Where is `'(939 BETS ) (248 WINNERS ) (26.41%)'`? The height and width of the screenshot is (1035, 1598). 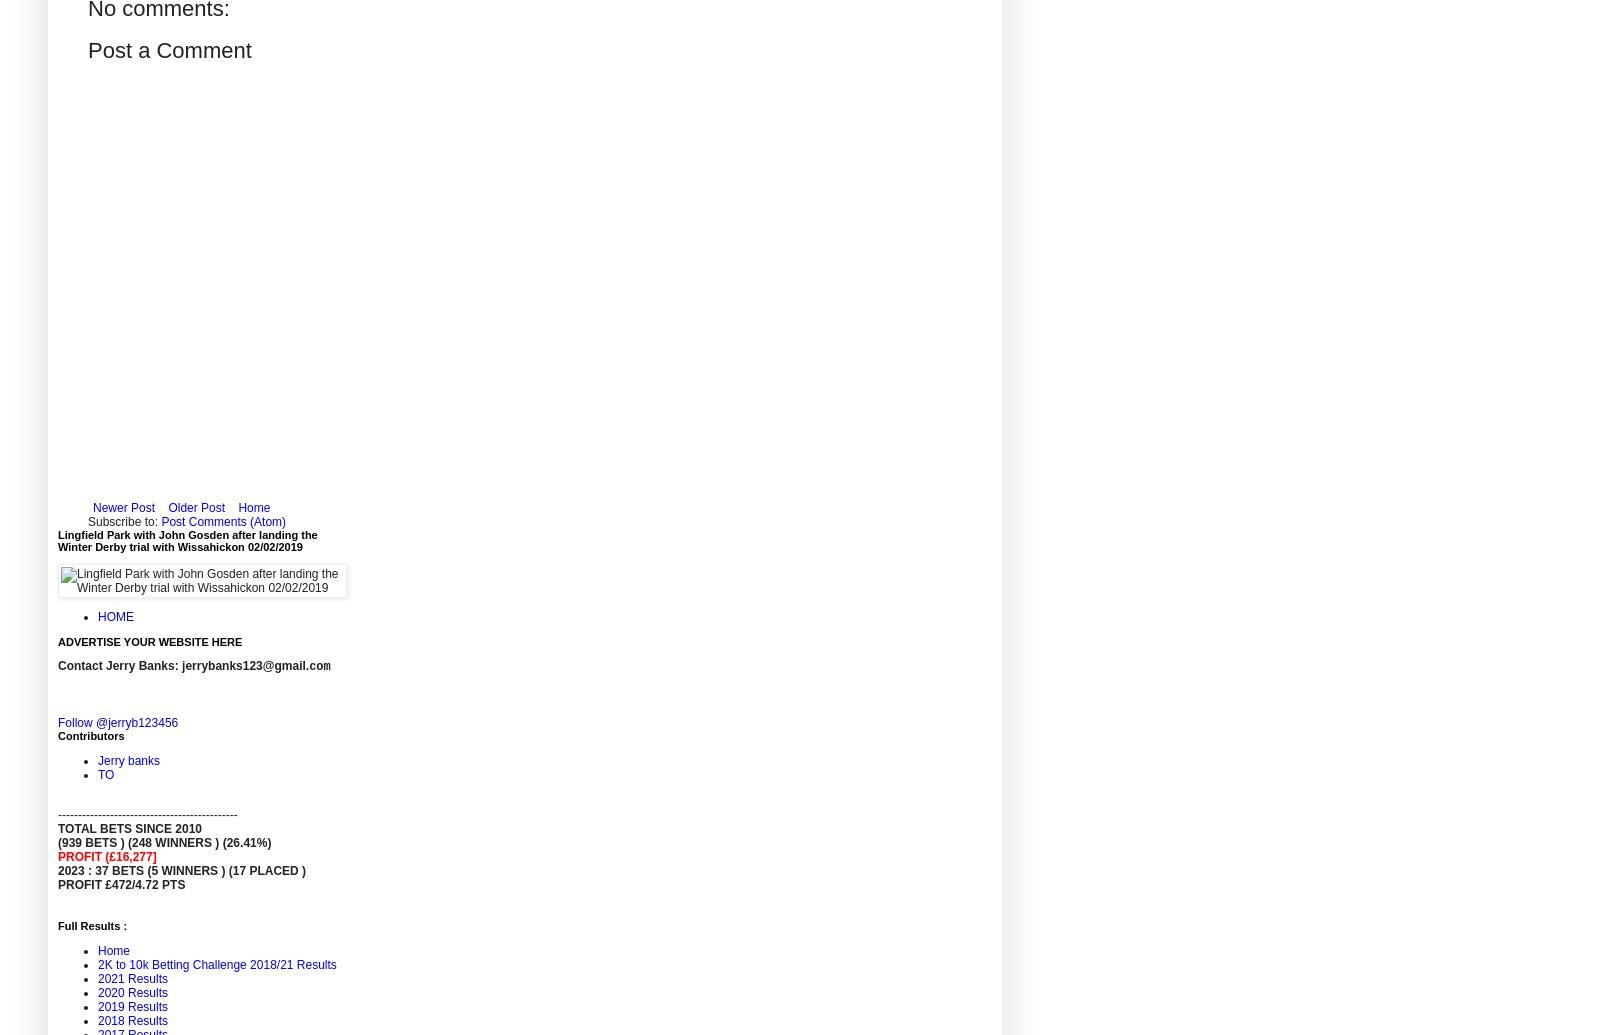
'(939 BETS ) (248 WINNERS ) (26.41%)' is located at coordinates (163, 842).